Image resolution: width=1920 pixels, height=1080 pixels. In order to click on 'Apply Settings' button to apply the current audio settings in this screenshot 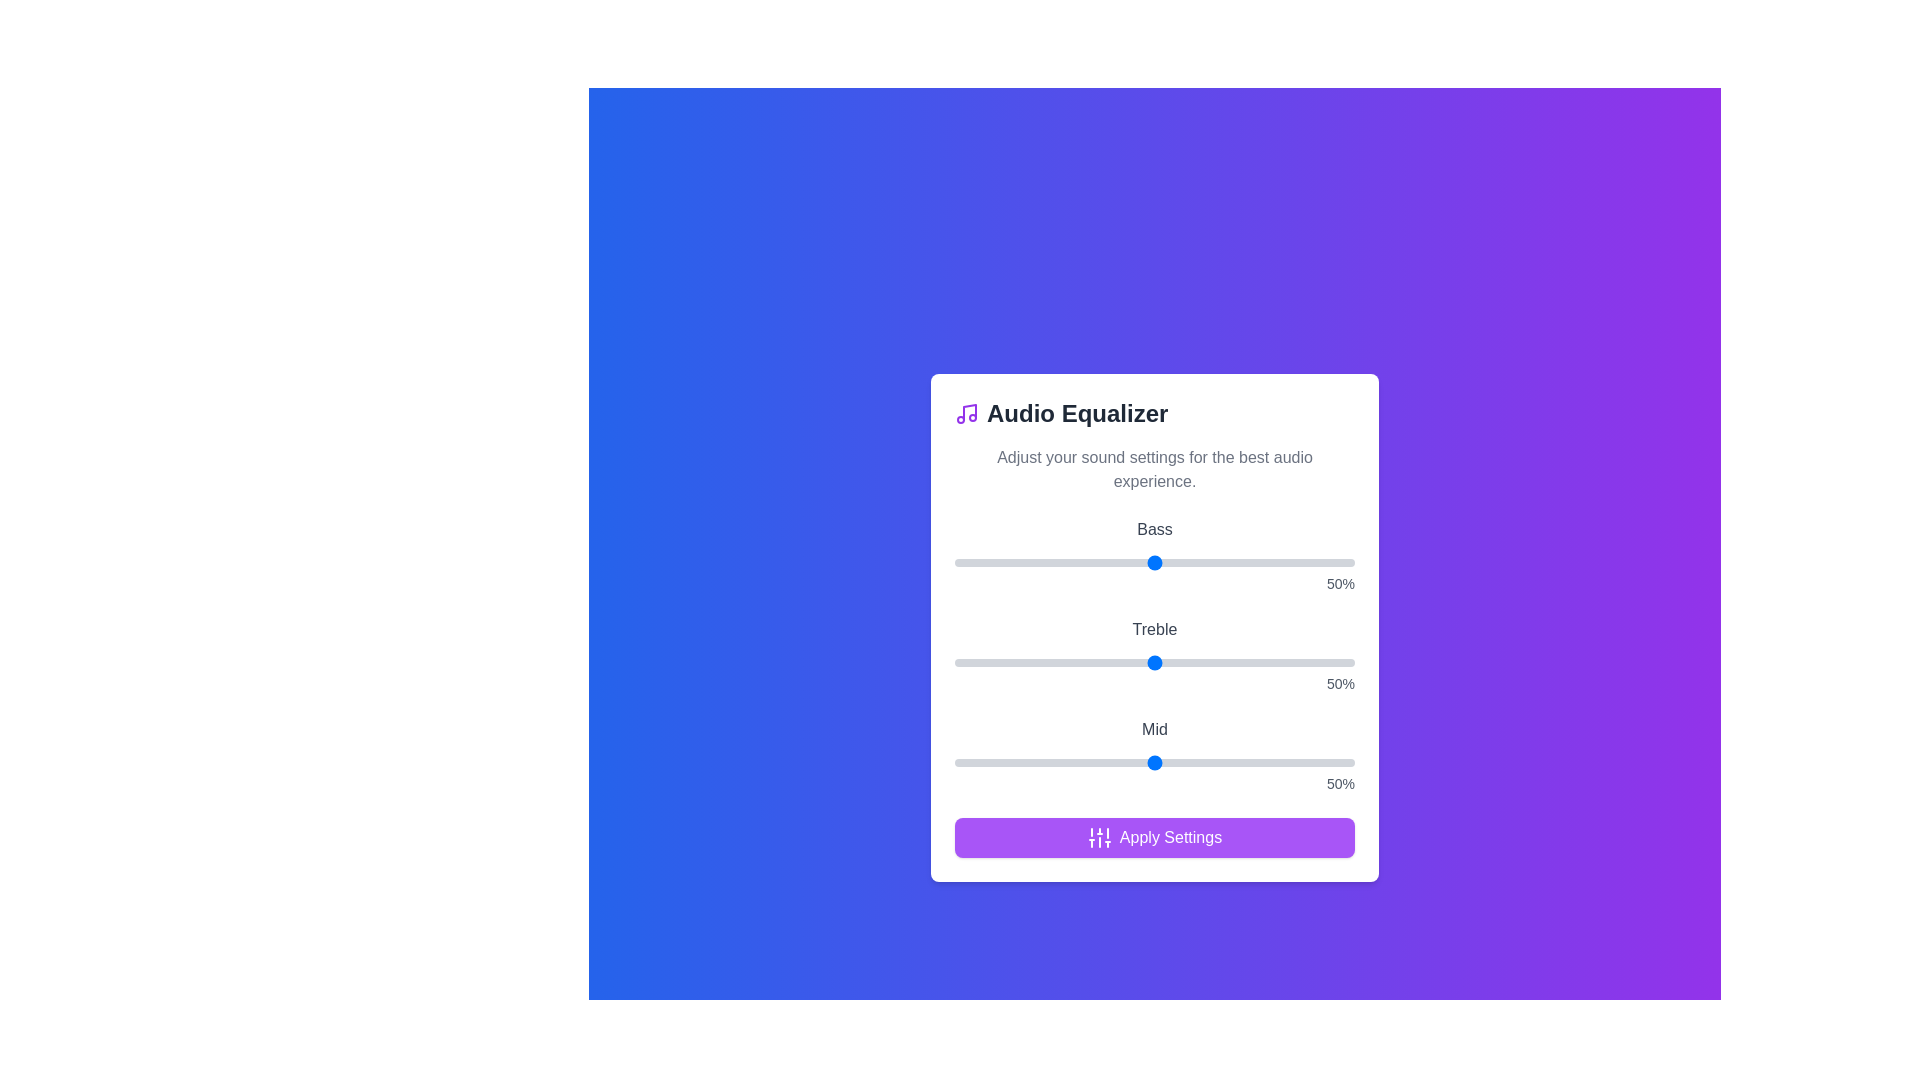, I will do `click(1155, 837)`.